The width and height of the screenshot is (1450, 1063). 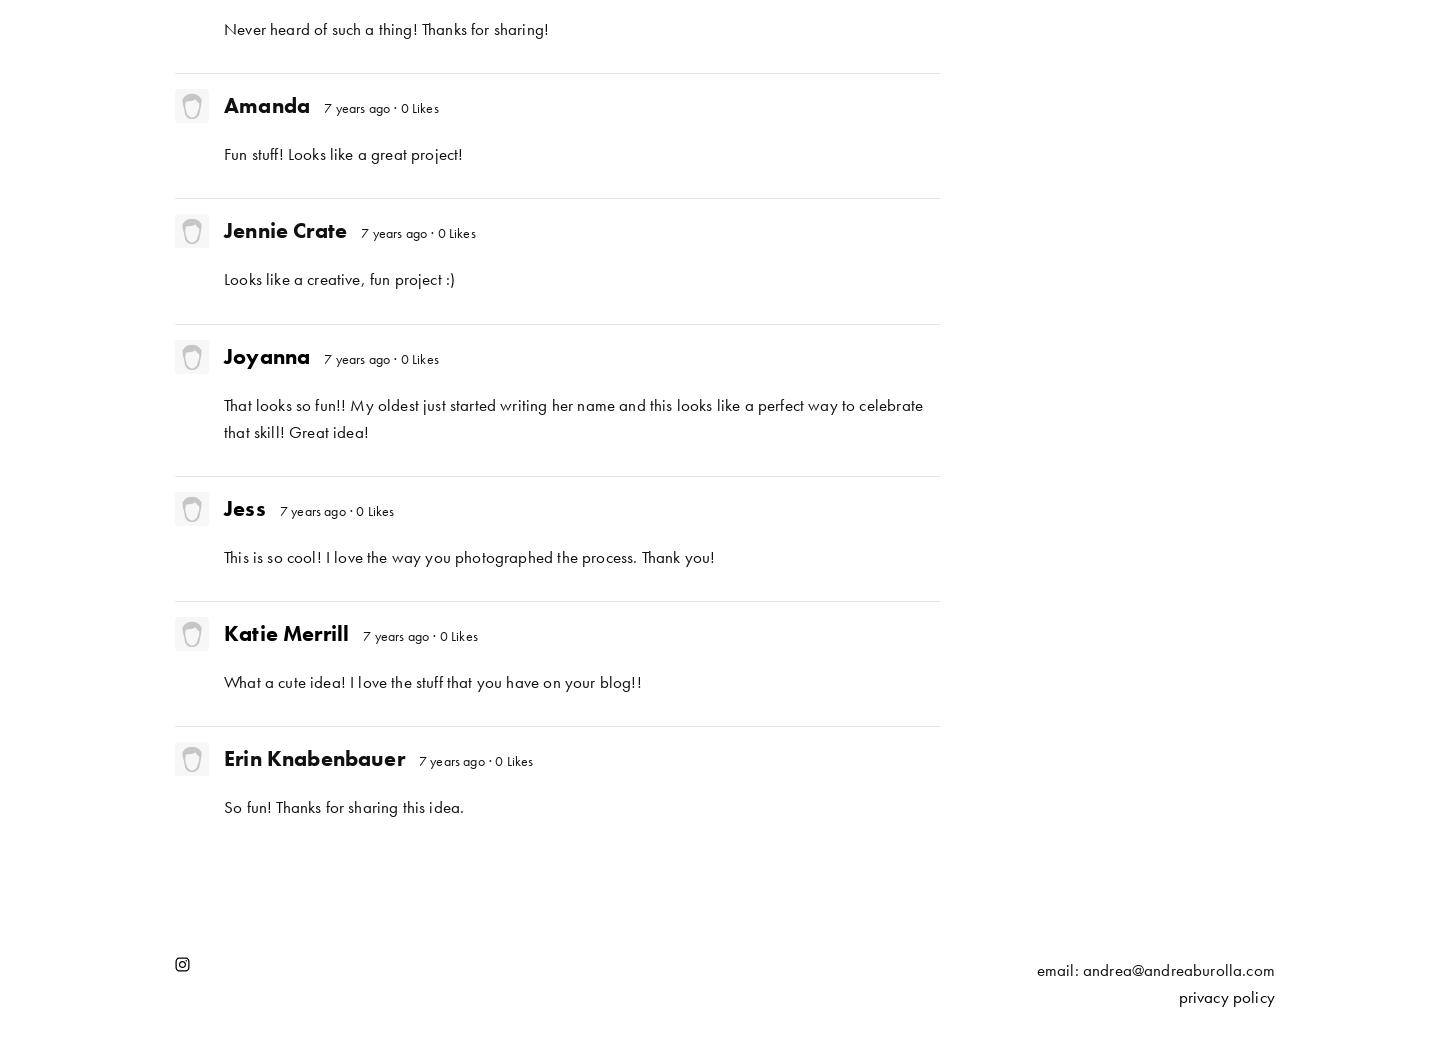 What do you see at coordinates (223, 279) in the screenshot?
I see `'Looks like a creative, fun project :)'` at bounding box center [223, 279].